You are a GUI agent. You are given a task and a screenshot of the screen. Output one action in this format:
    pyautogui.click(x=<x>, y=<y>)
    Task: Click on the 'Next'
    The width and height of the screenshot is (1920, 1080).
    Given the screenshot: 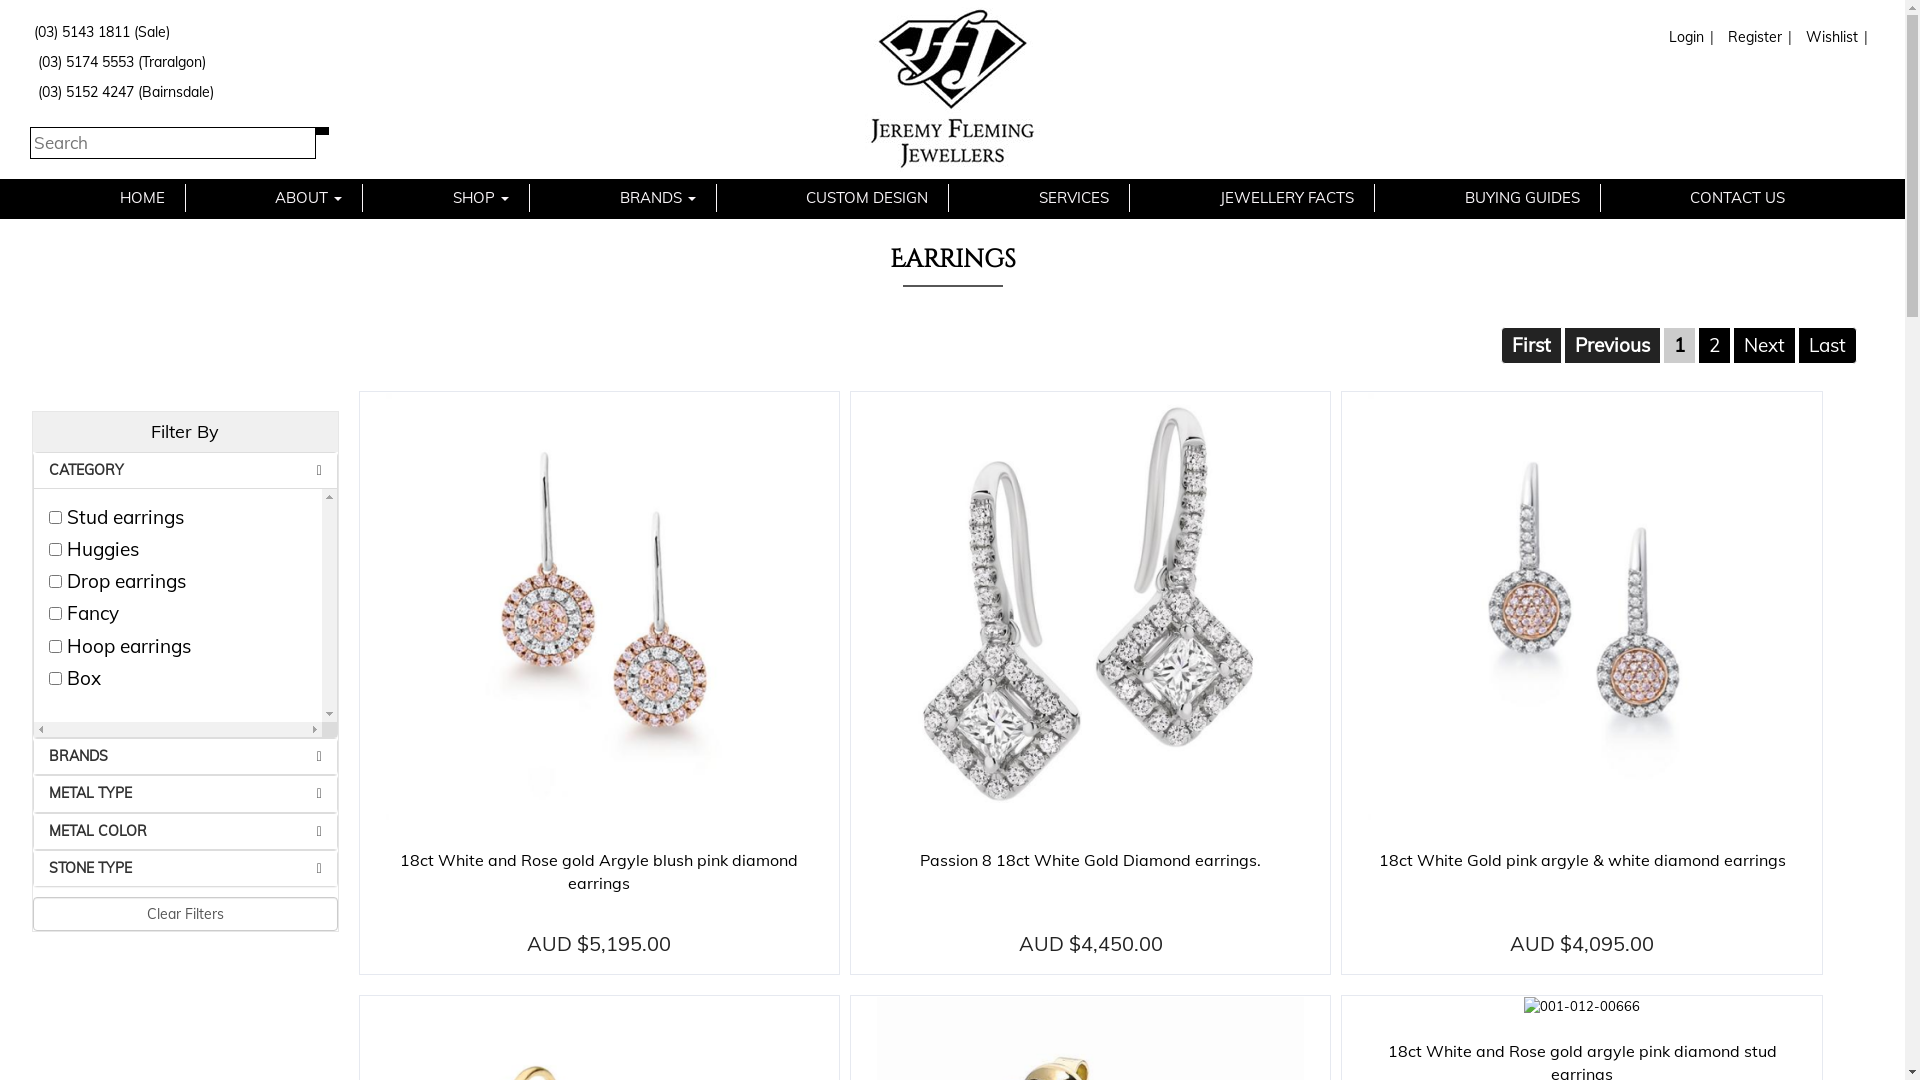 What is the action you would take?
    pyautogui.click(x=1764, y=343)
    